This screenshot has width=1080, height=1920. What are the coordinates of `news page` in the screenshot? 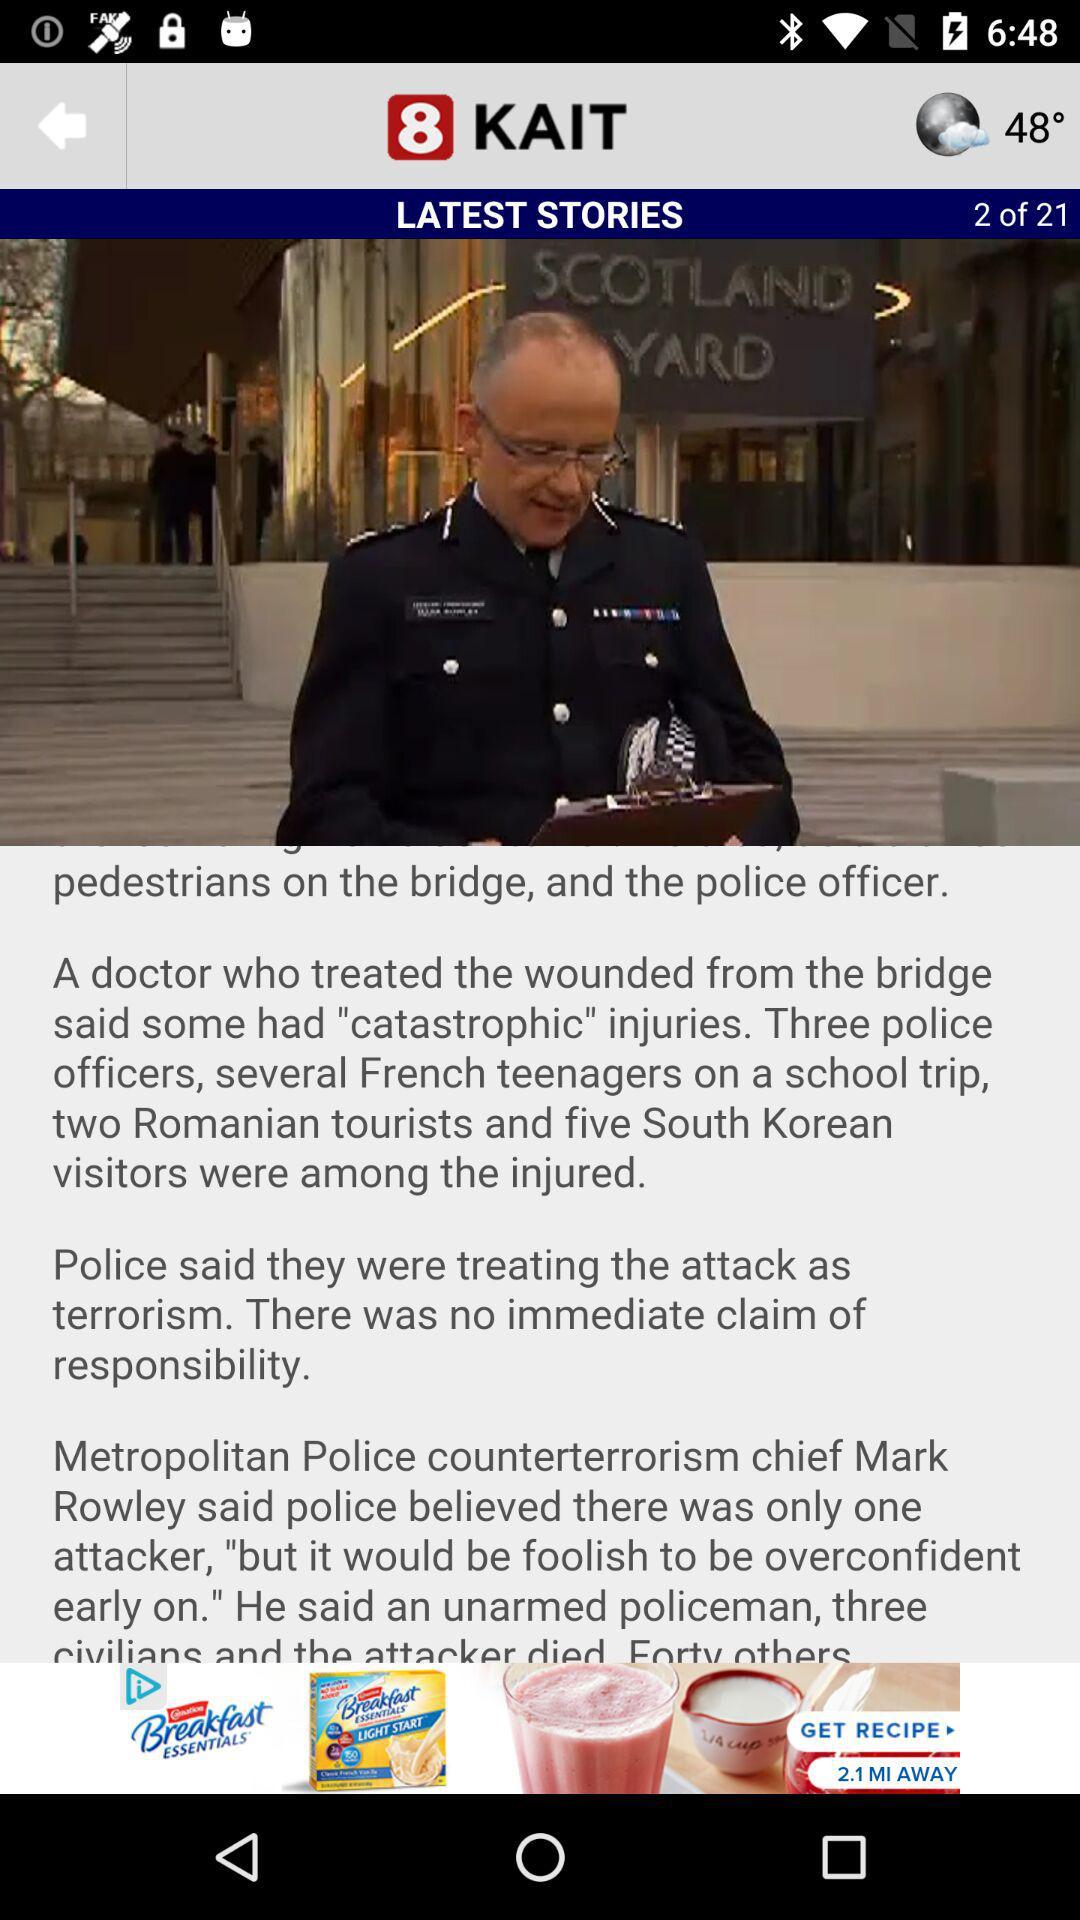 It's located at (540, 124).